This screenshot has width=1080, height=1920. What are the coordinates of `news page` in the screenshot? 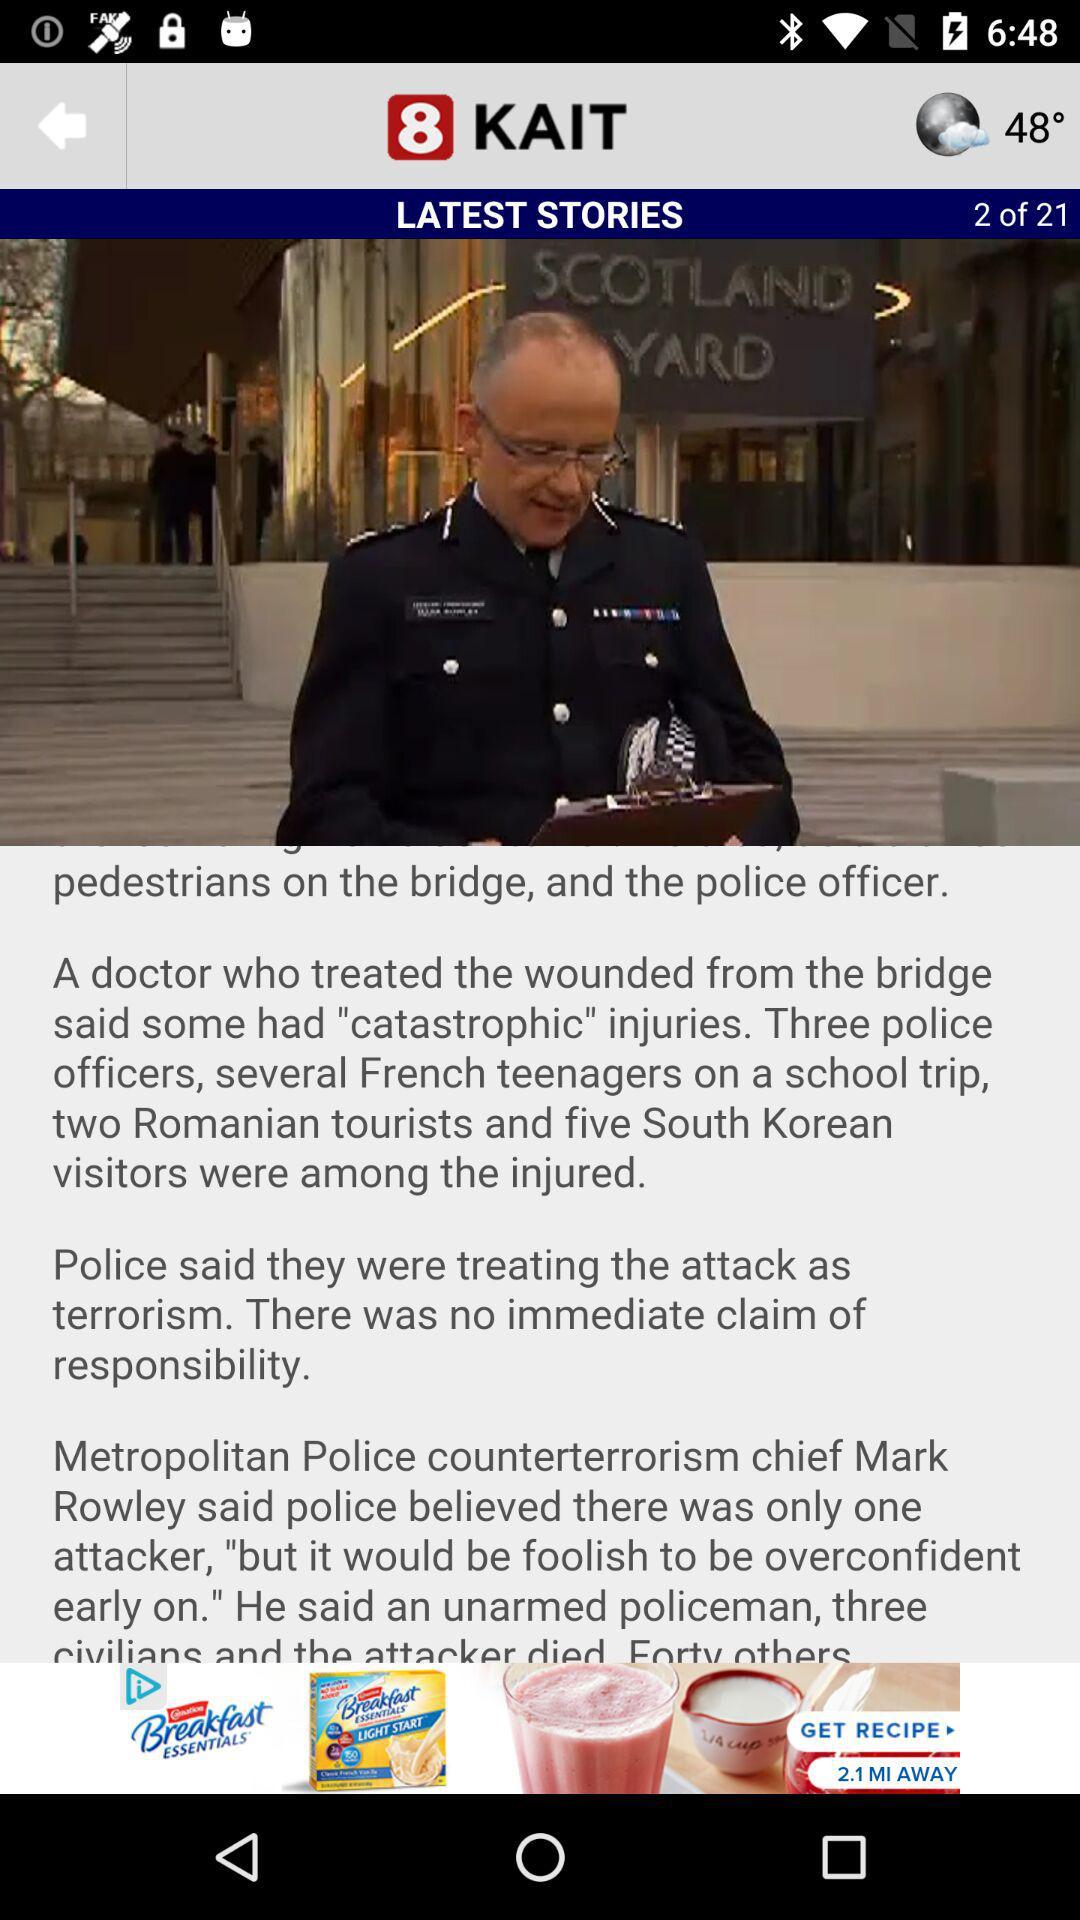 It's located at (540, 124).